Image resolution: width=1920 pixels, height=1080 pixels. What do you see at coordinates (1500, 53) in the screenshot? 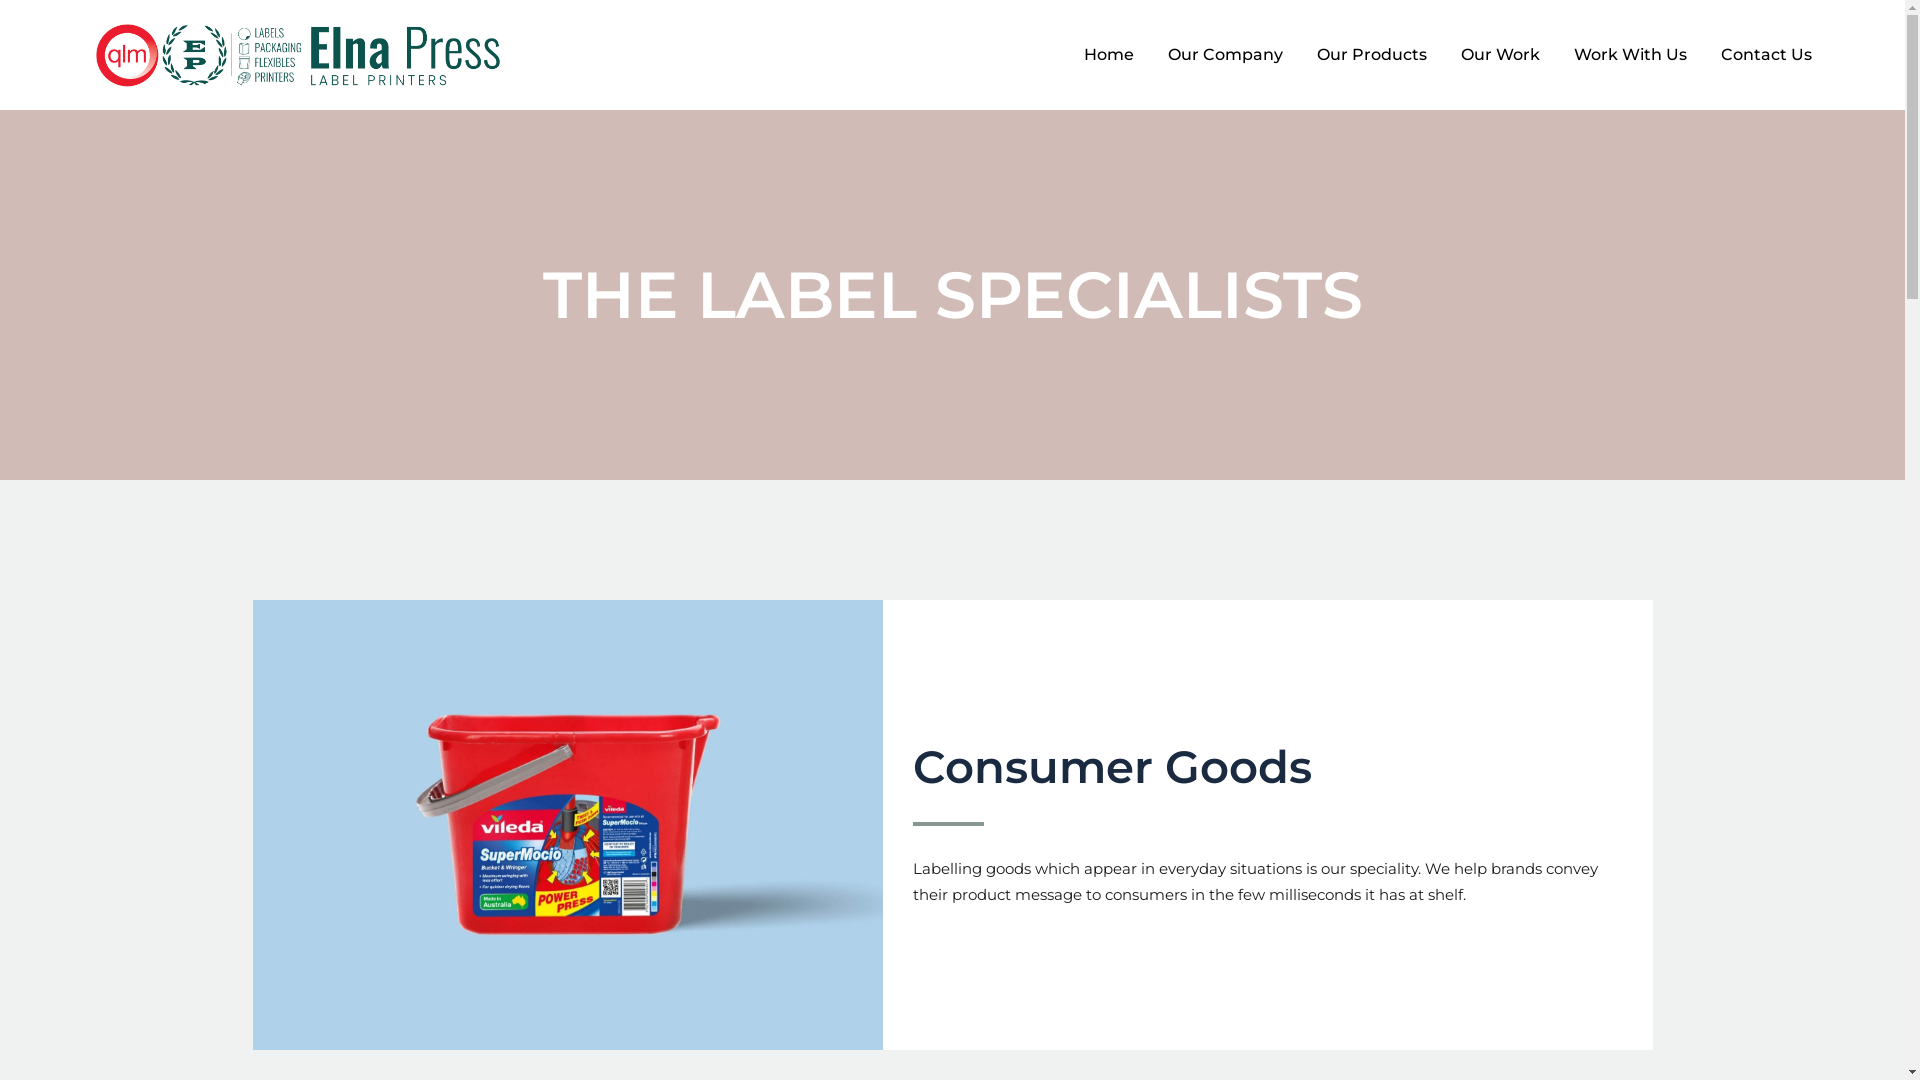
I see `'Our Work'` at bounding box center [1500, 53].